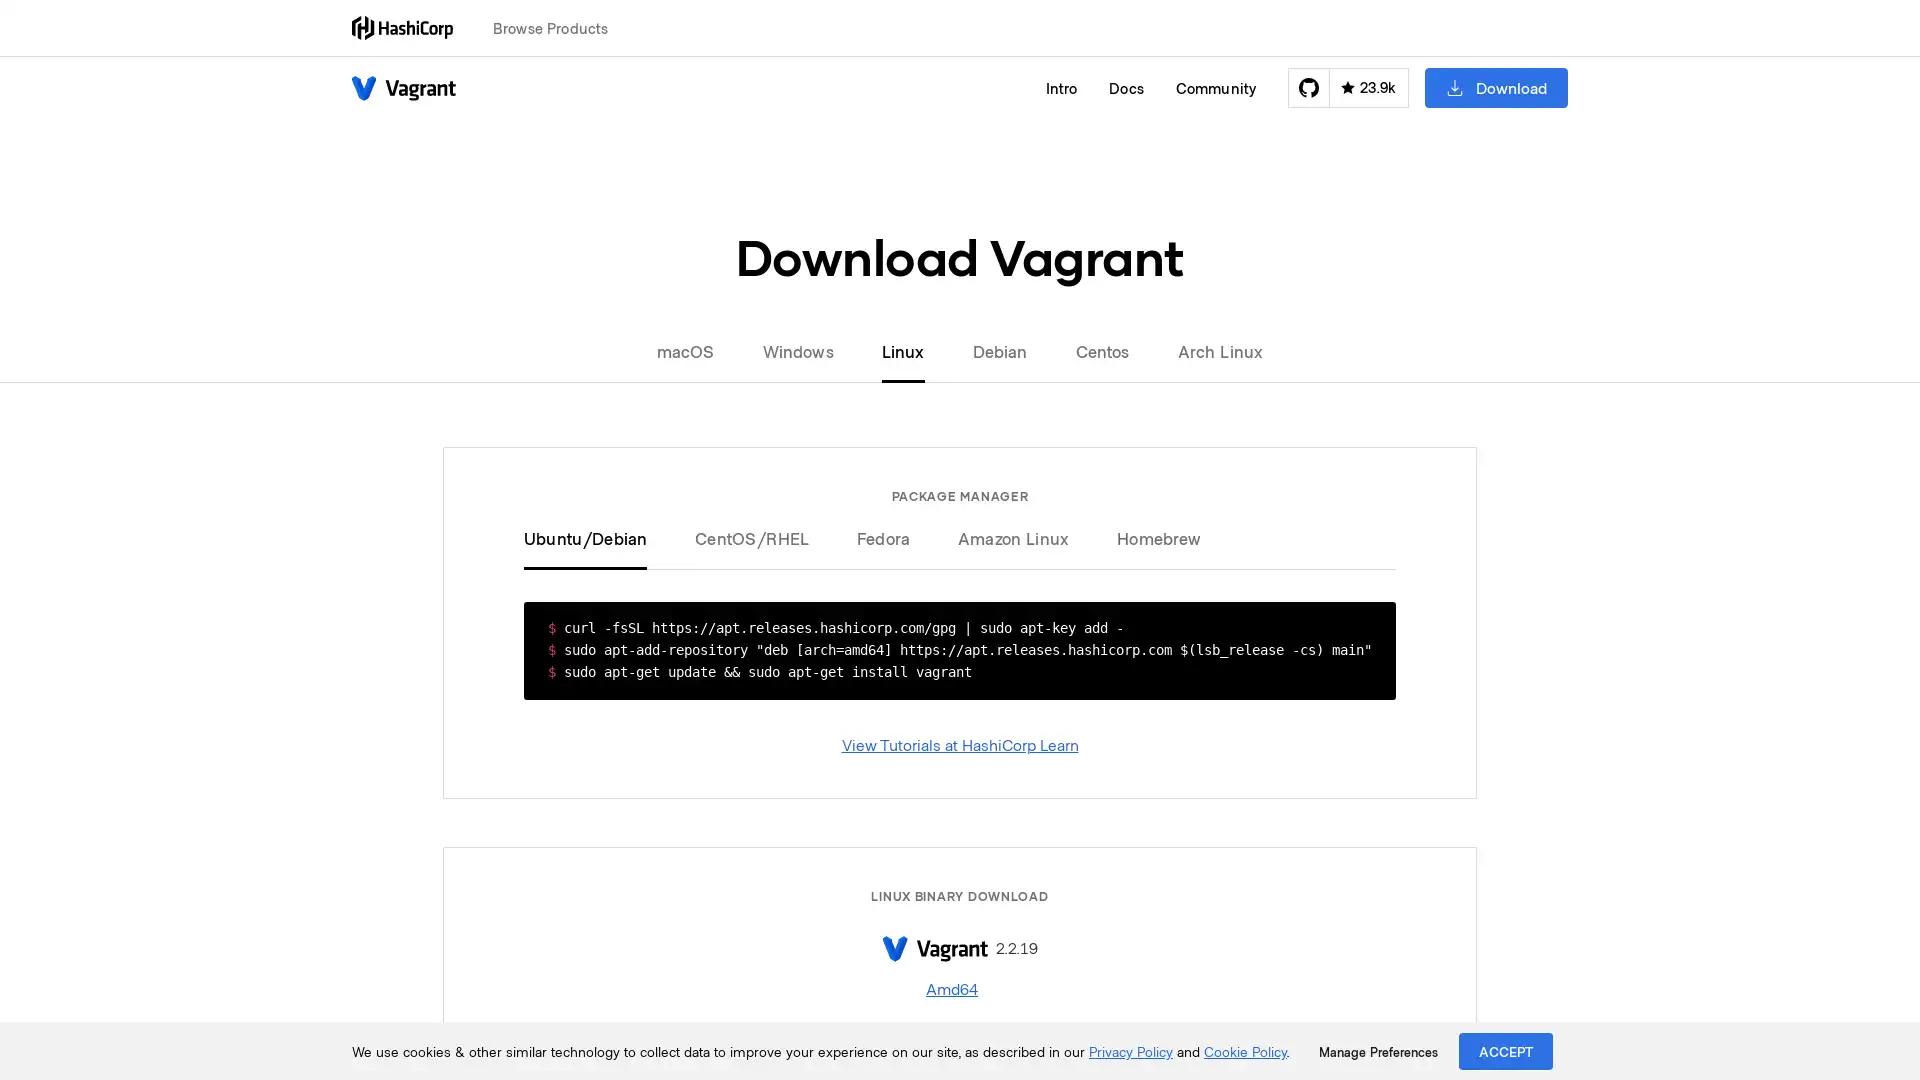  I want to click on Arch Linux, so click(1207, 350).